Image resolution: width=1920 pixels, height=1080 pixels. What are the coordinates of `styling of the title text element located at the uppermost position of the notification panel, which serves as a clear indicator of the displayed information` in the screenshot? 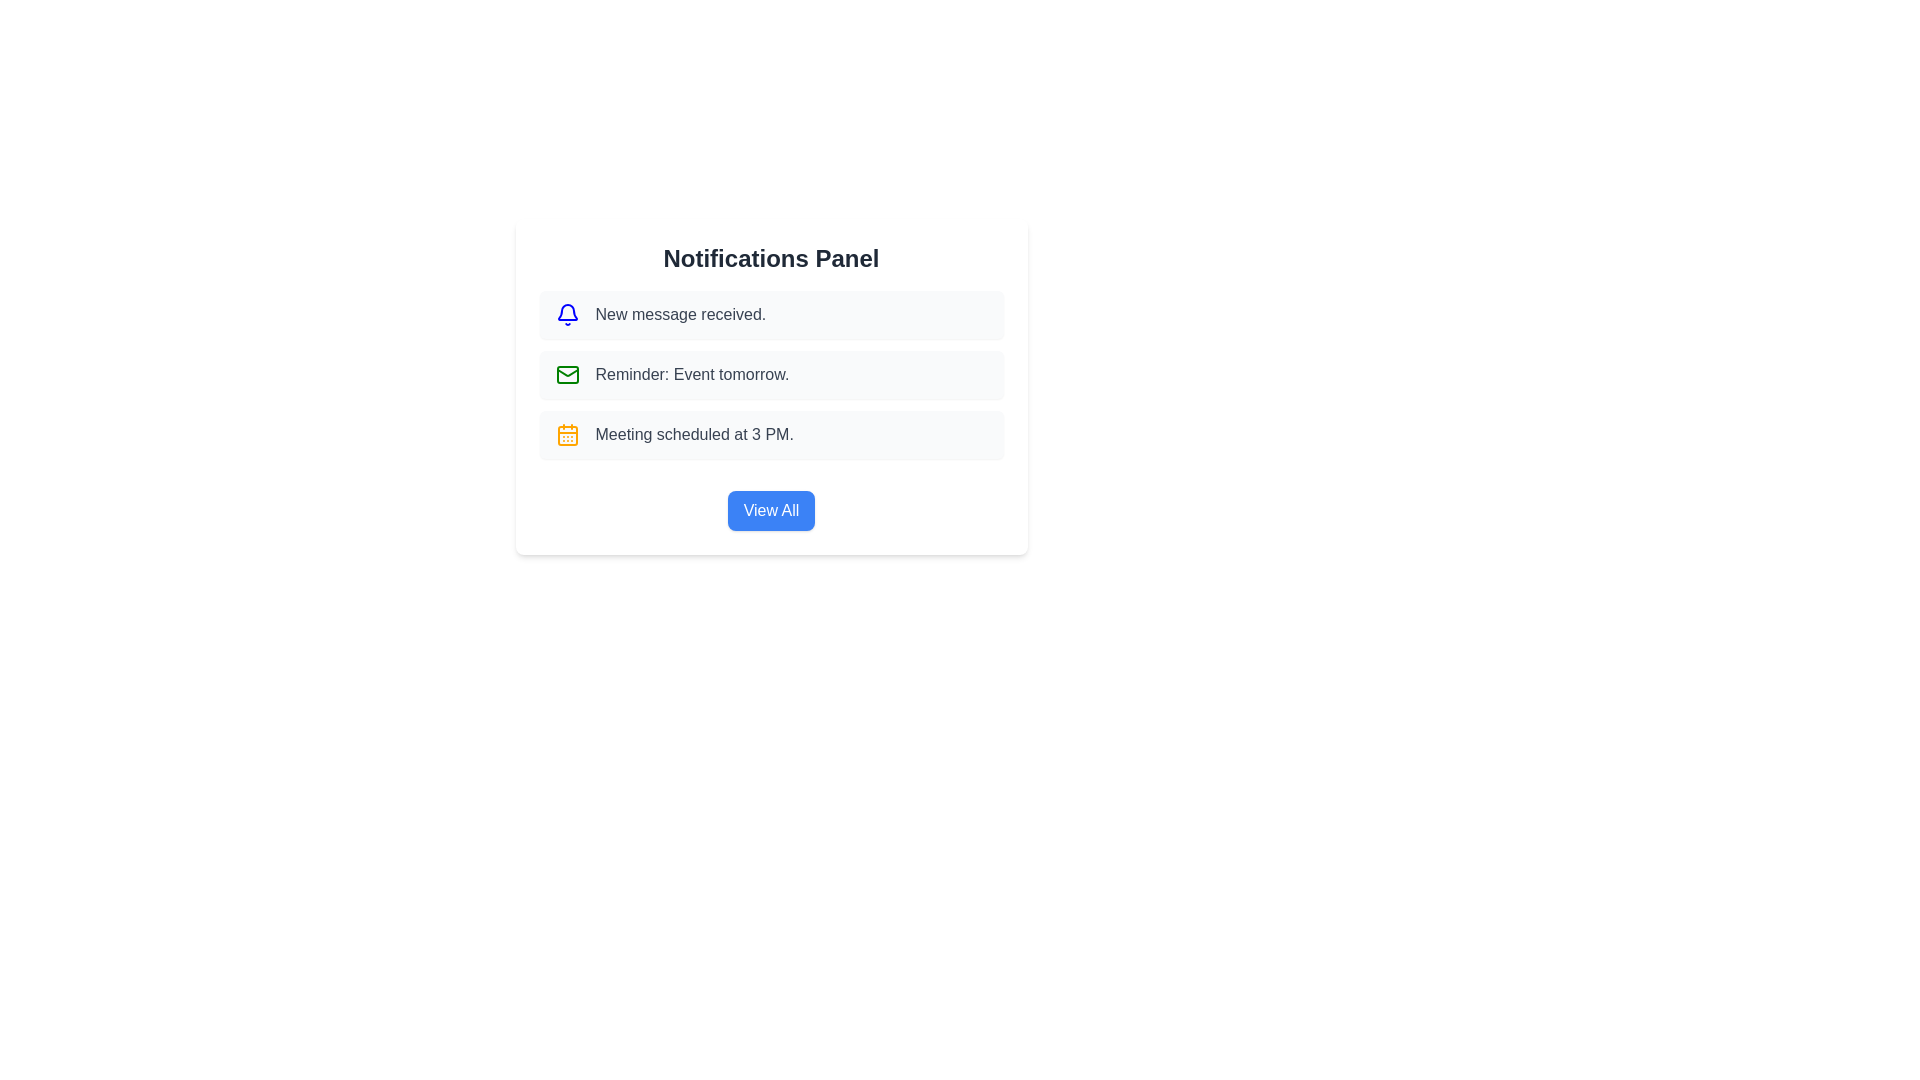 It's located at (770, 257).